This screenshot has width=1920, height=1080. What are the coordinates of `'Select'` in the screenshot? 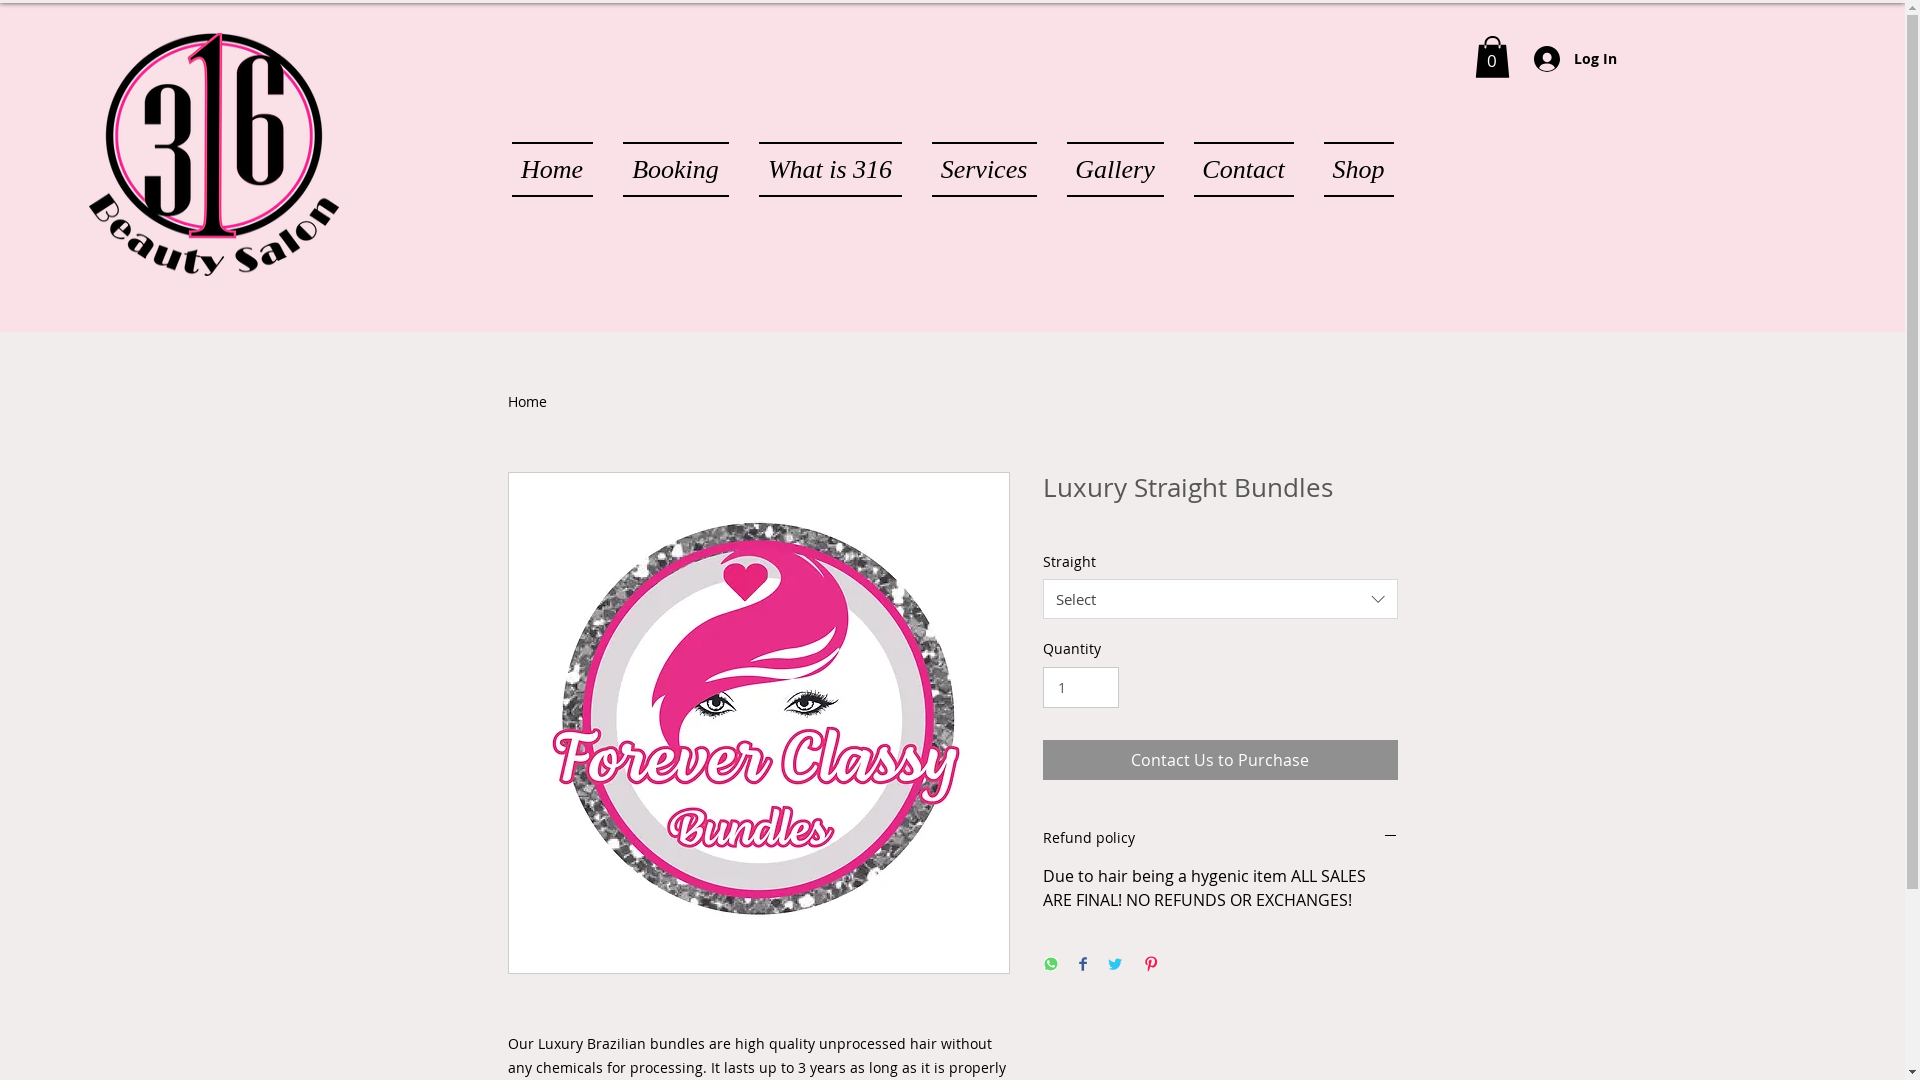 It's located at (1218, 597).